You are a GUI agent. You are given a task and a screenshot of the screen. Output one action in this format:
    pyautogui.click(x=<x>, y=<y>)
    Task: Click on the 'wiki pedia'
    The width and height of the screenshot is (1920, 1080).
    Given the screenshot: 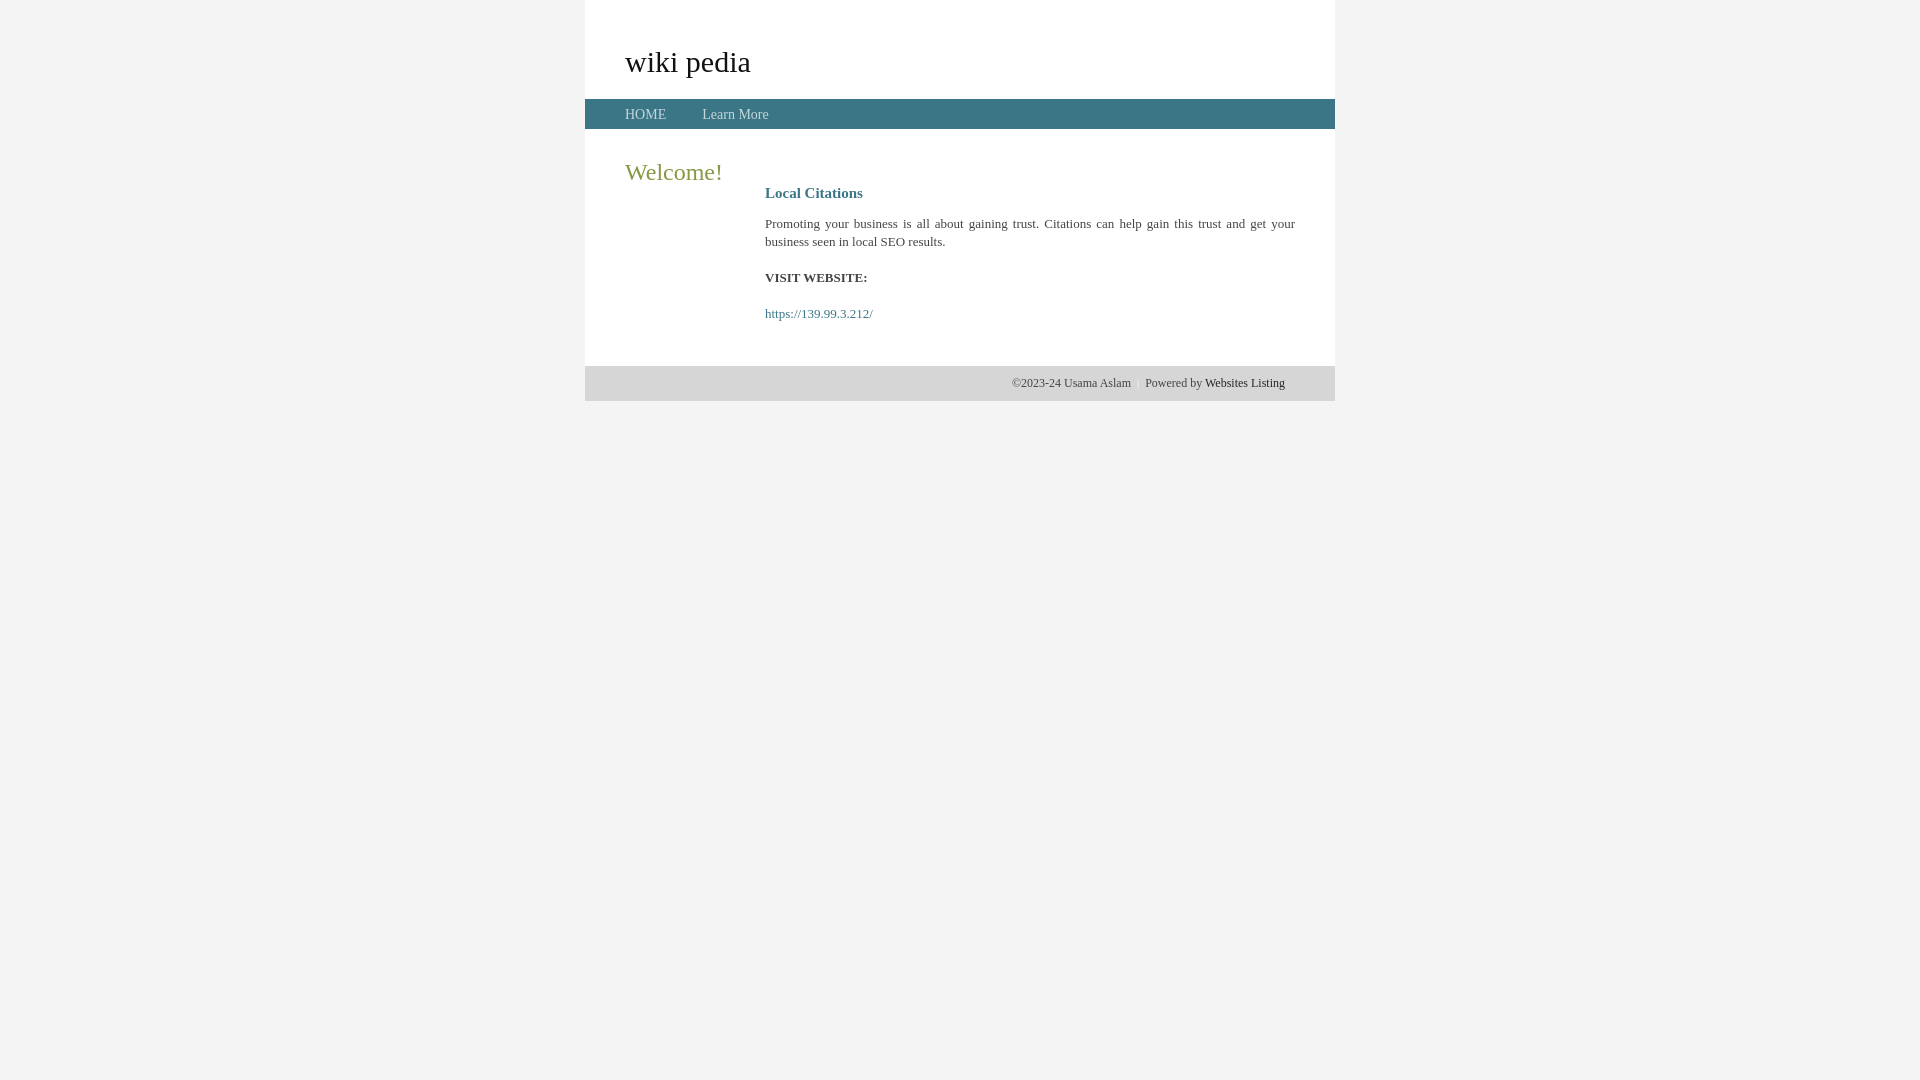 What is the action you would take?
    pyautogui.click(x=623, y=60)
    